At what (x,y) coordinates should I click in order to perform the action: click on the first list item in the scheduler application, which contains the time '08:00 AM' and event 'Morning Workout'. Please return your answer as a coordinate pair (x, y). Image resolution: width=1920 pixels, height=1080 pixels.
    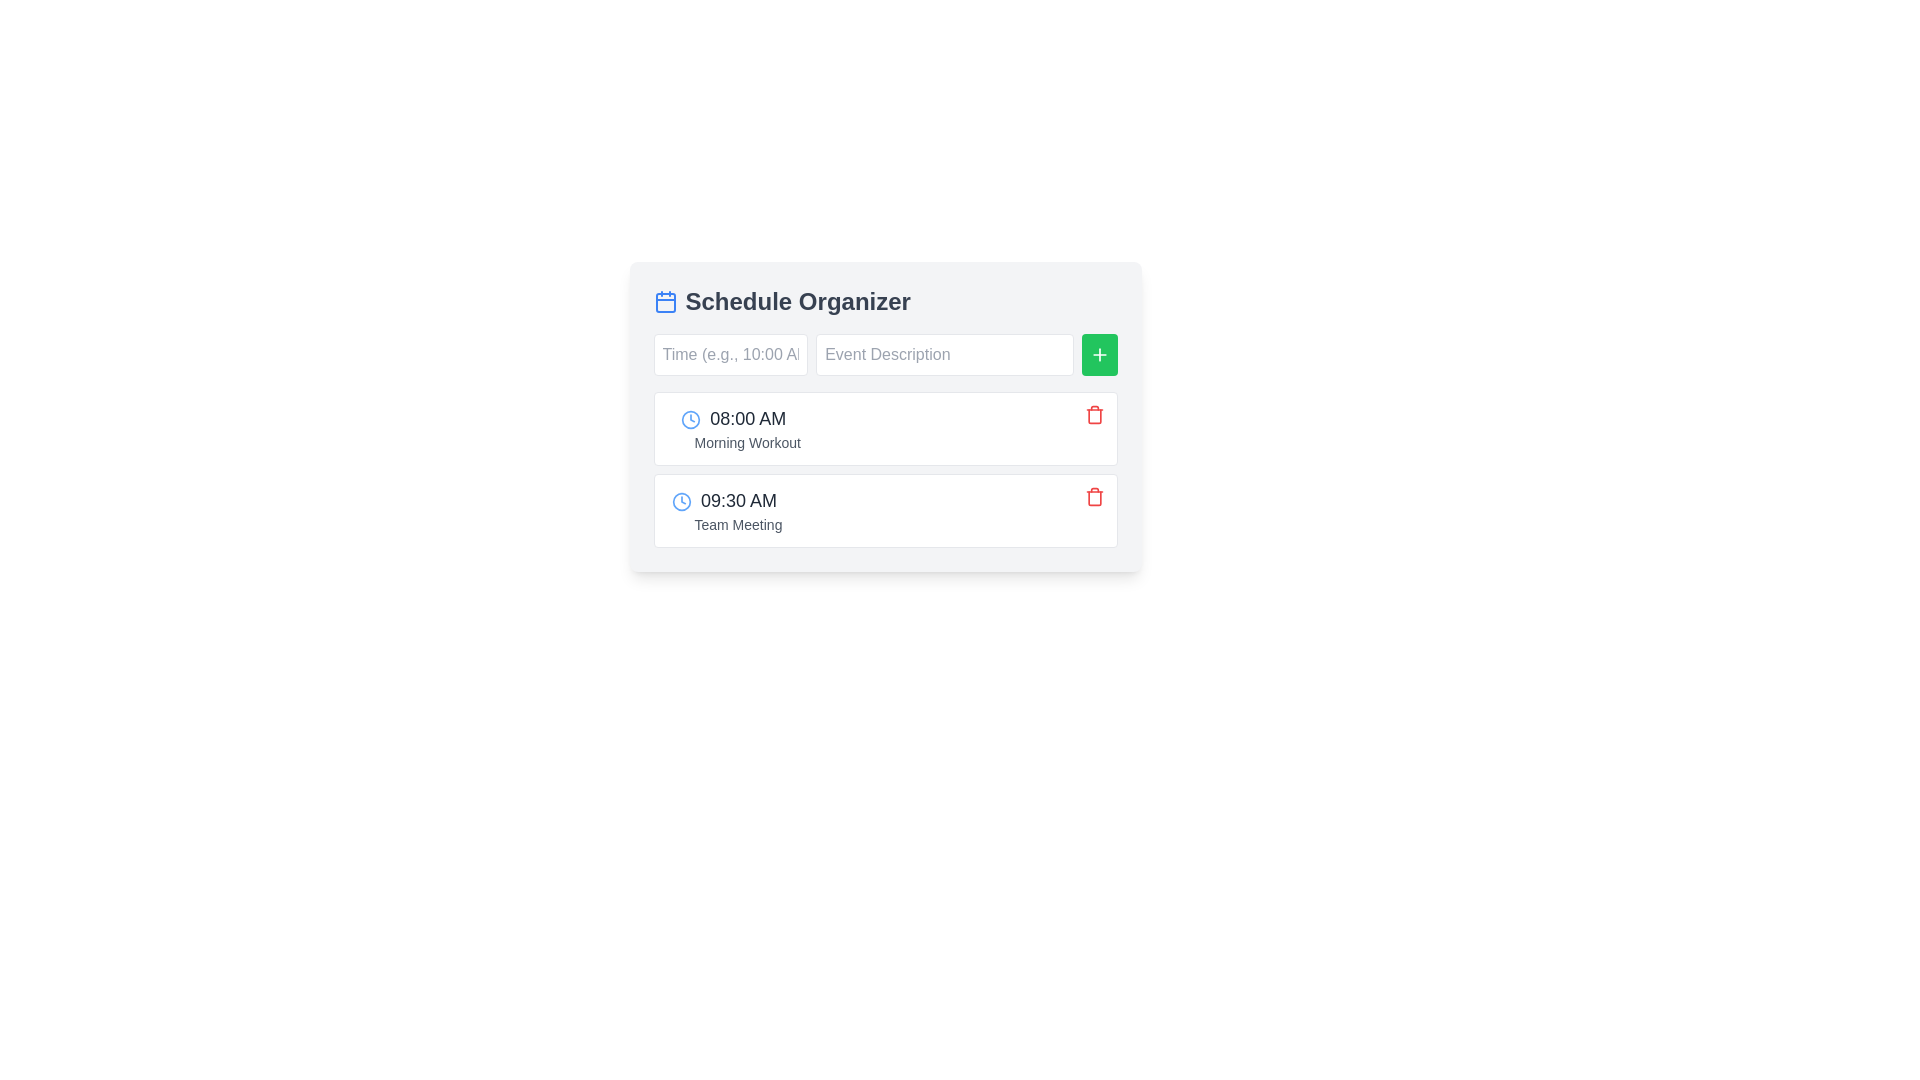
    Looking at the image, I should click on (884, 427).